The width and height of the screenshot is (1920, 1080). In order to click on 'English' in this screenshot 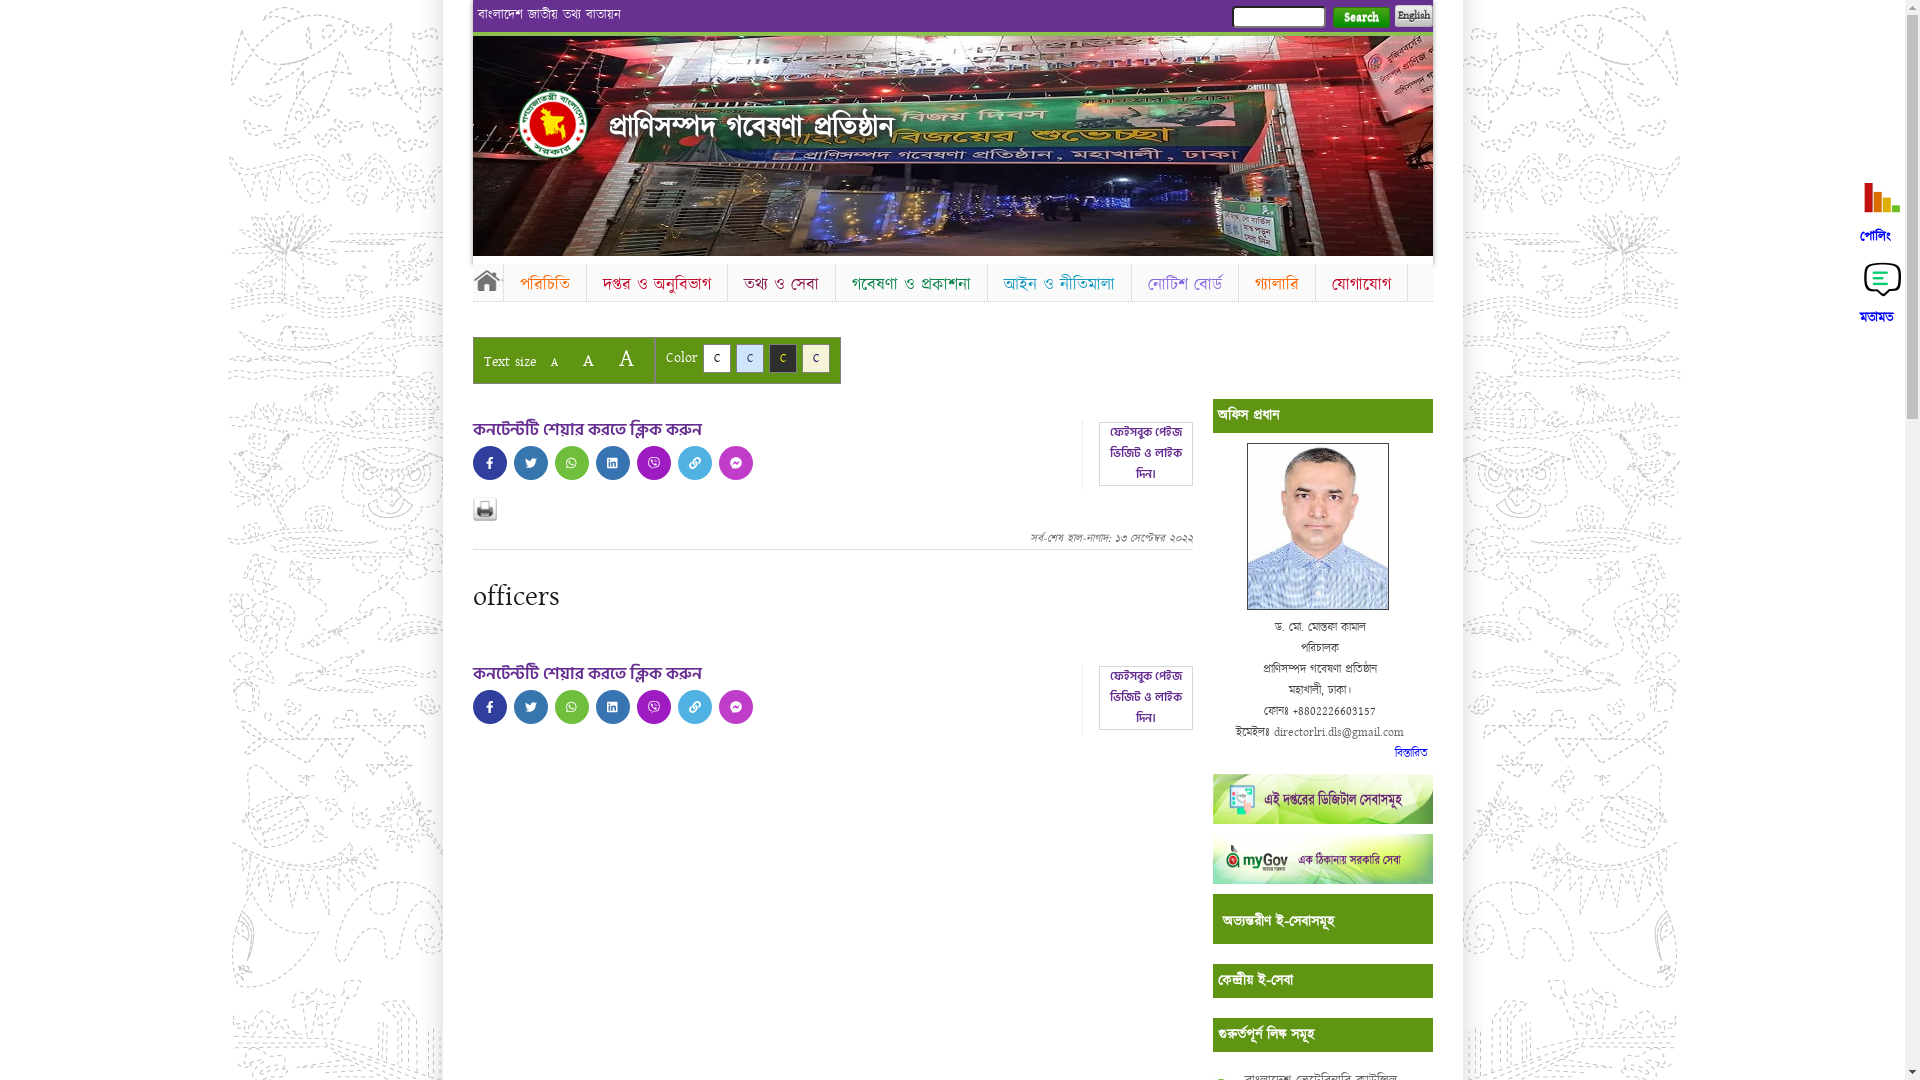, I will do `click(1411, 15)`.